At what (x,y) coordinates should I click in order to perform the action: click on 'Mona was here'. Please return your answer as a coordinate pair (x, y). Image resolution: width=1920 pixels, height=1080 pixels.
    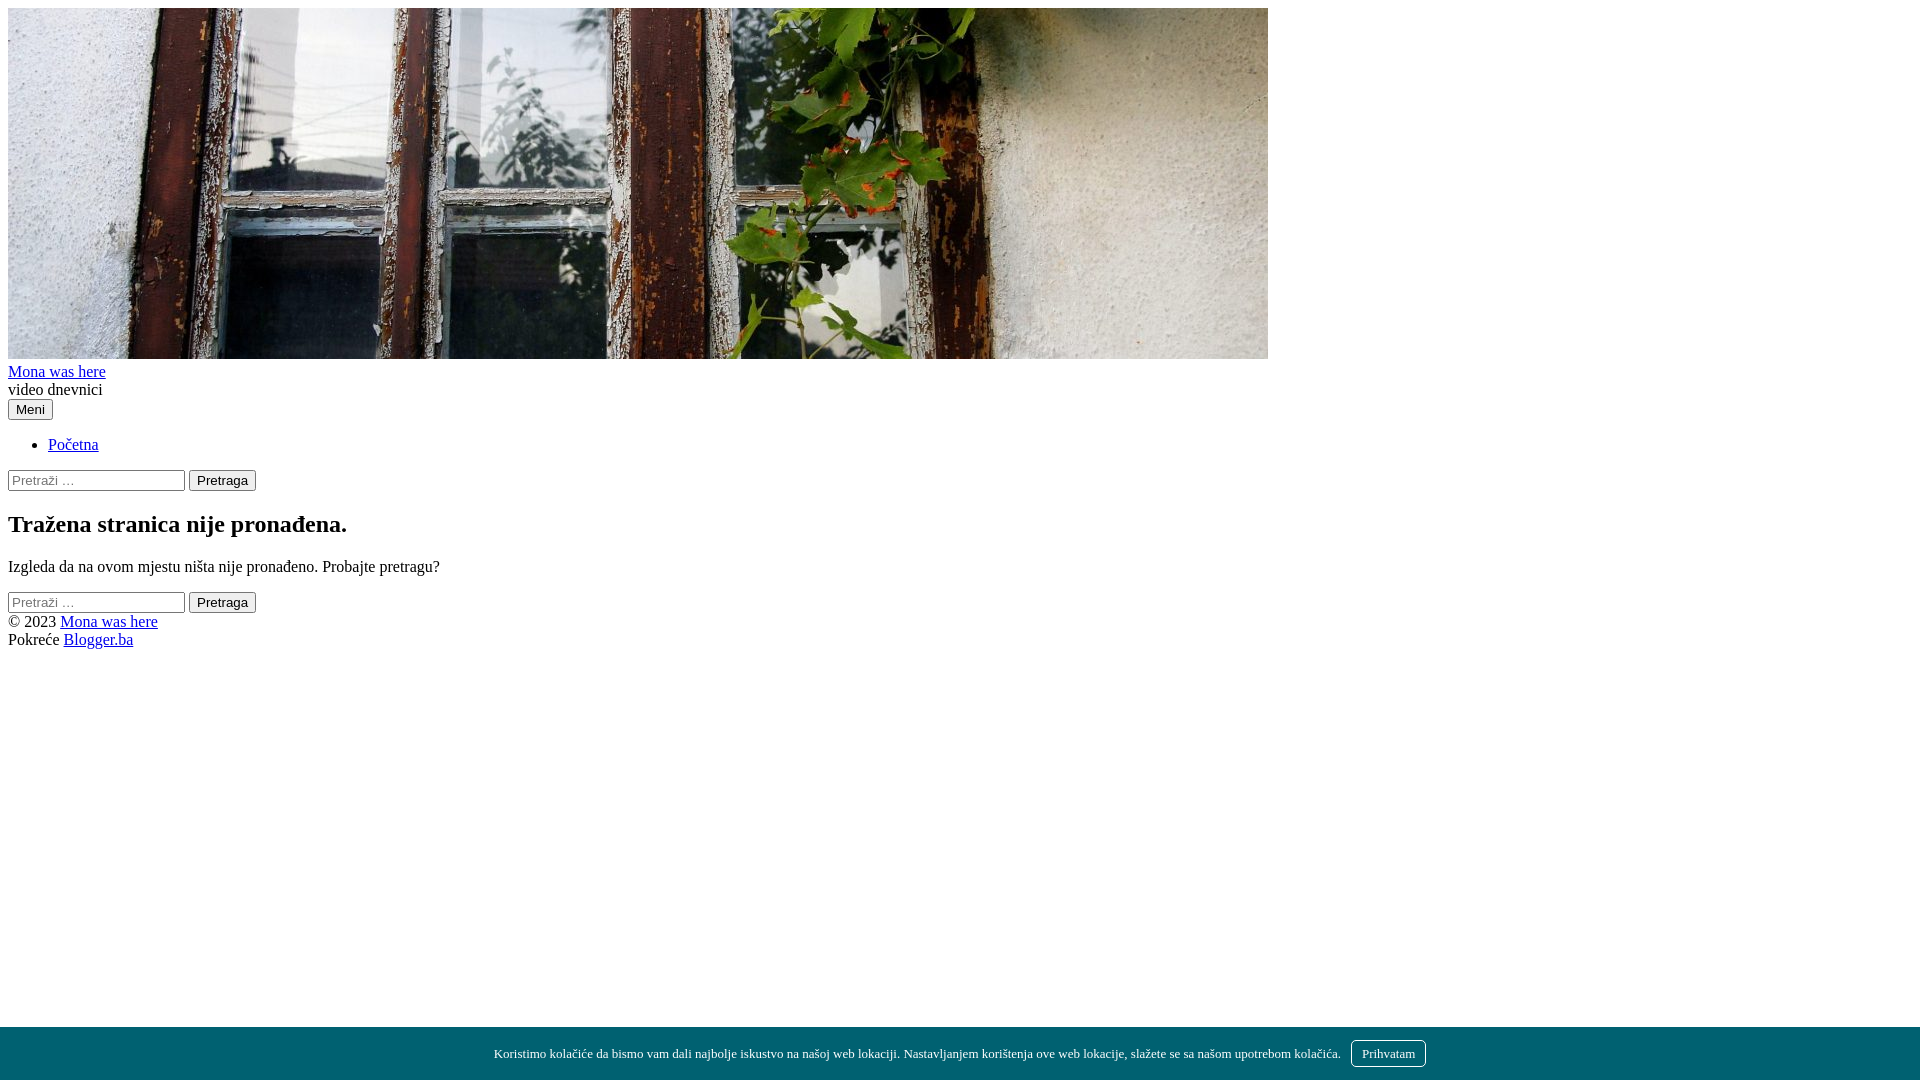
    Looking at the image, I should click on (108, 620).